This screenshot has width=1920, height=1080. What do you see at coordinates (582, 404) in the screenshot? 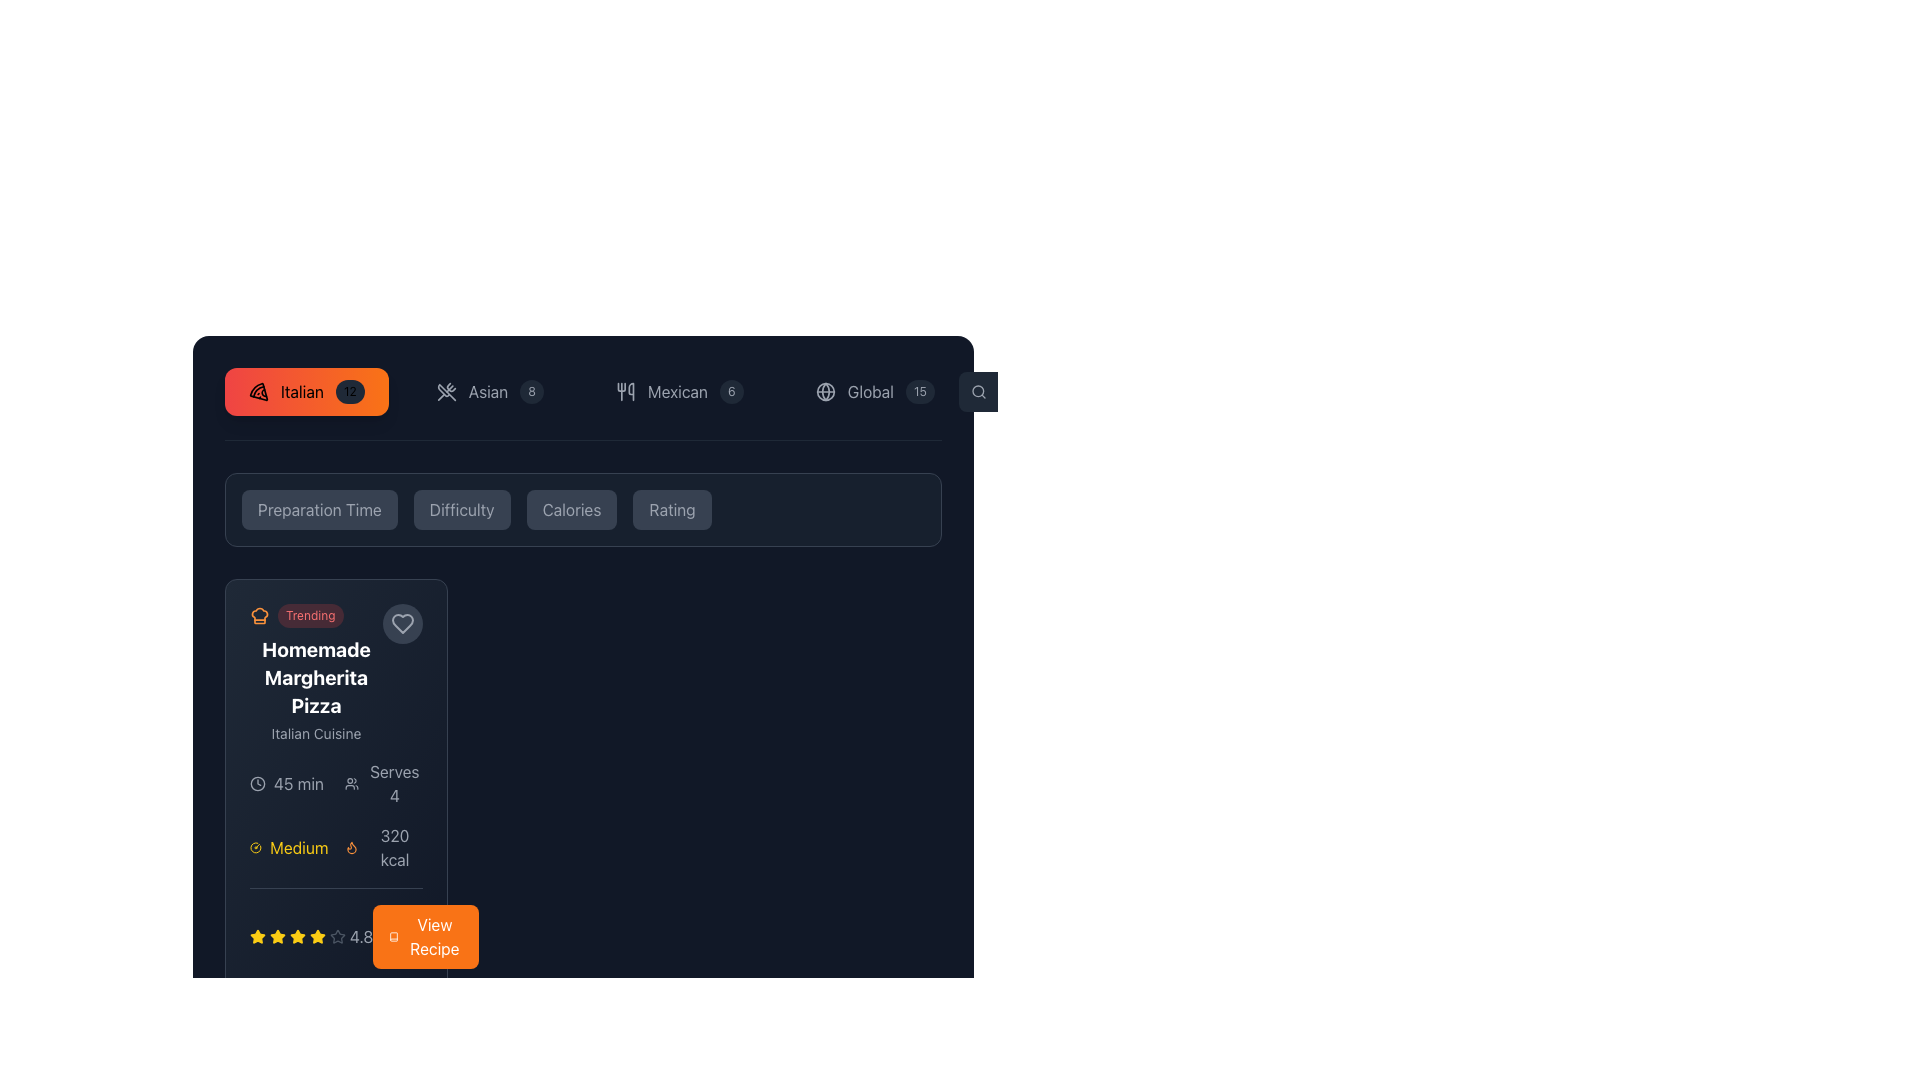
I see `the 'Italian' category in the Category filter bar` at bounding box center [582, 404].